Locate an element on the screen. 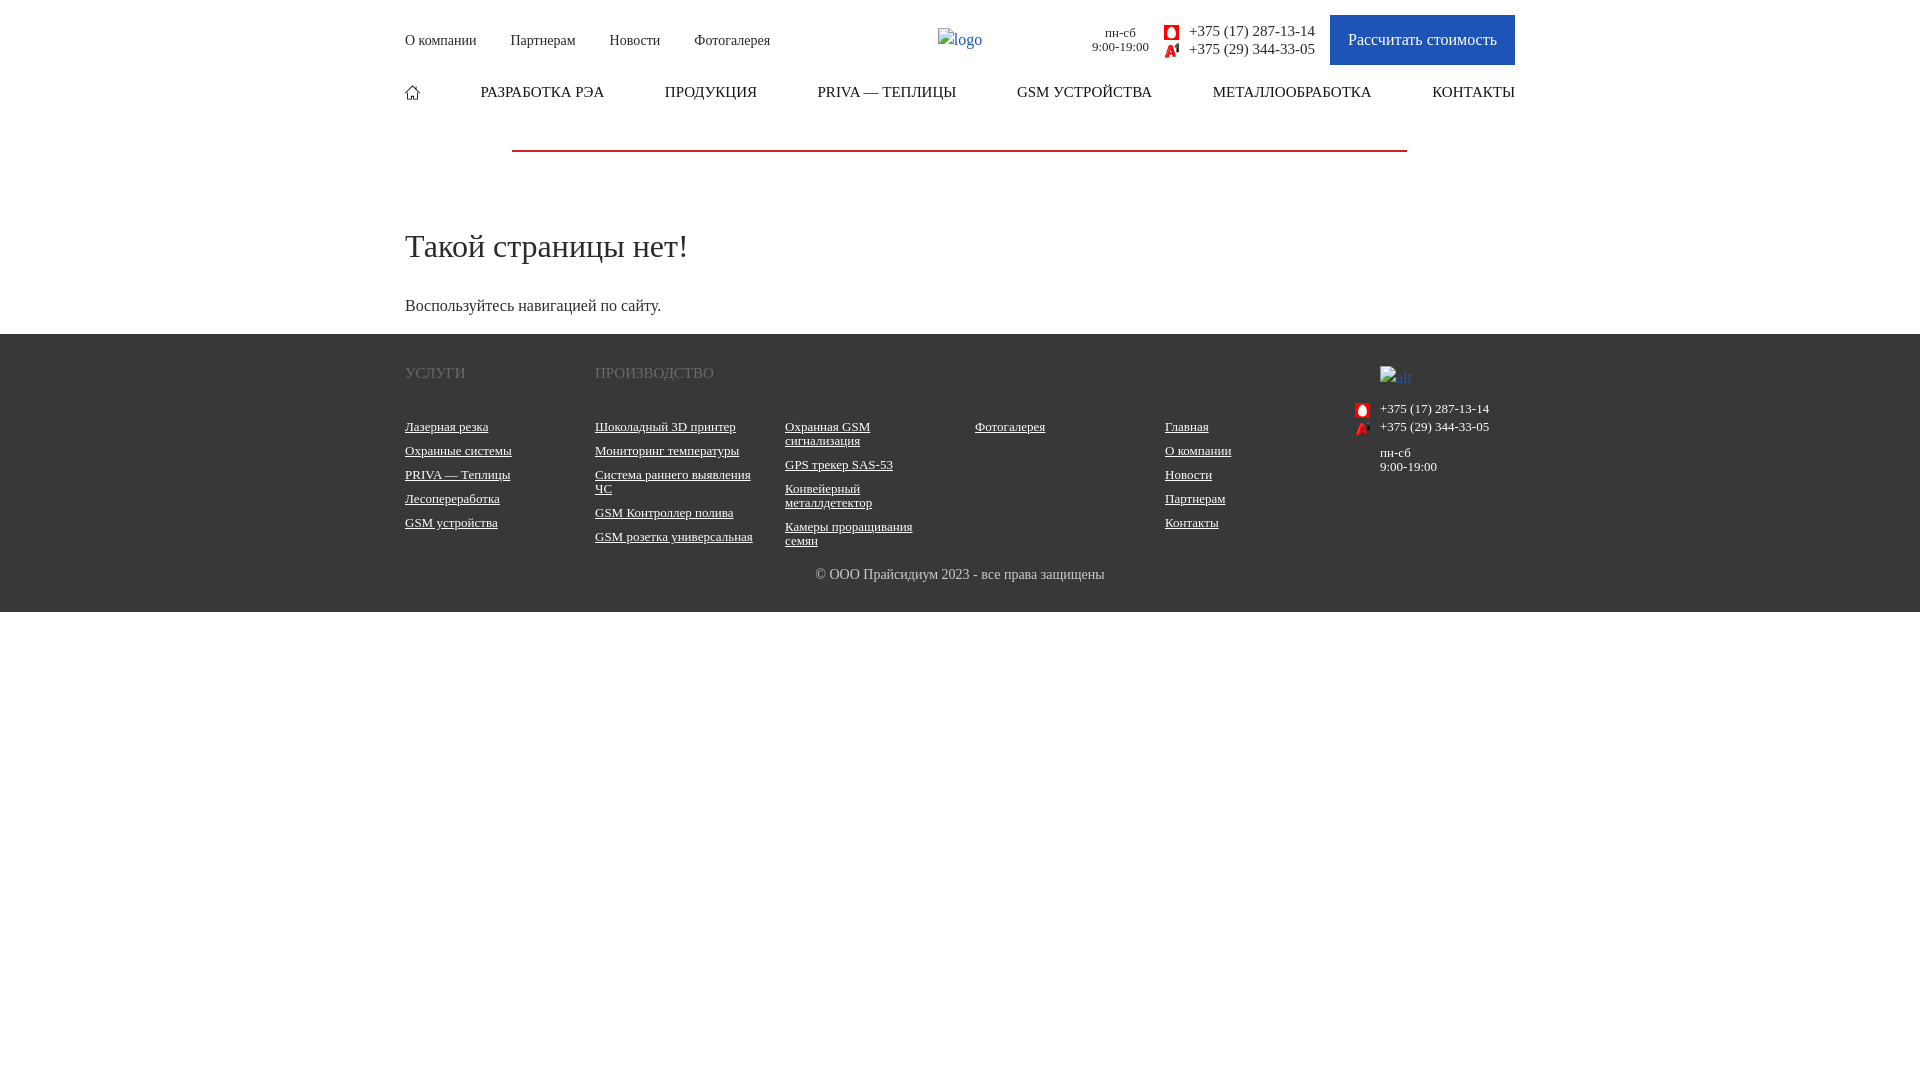 This screenshot has height=1080, width=1920. '+375 (29) 344-33-05' is located at coordinates (1434, 426).